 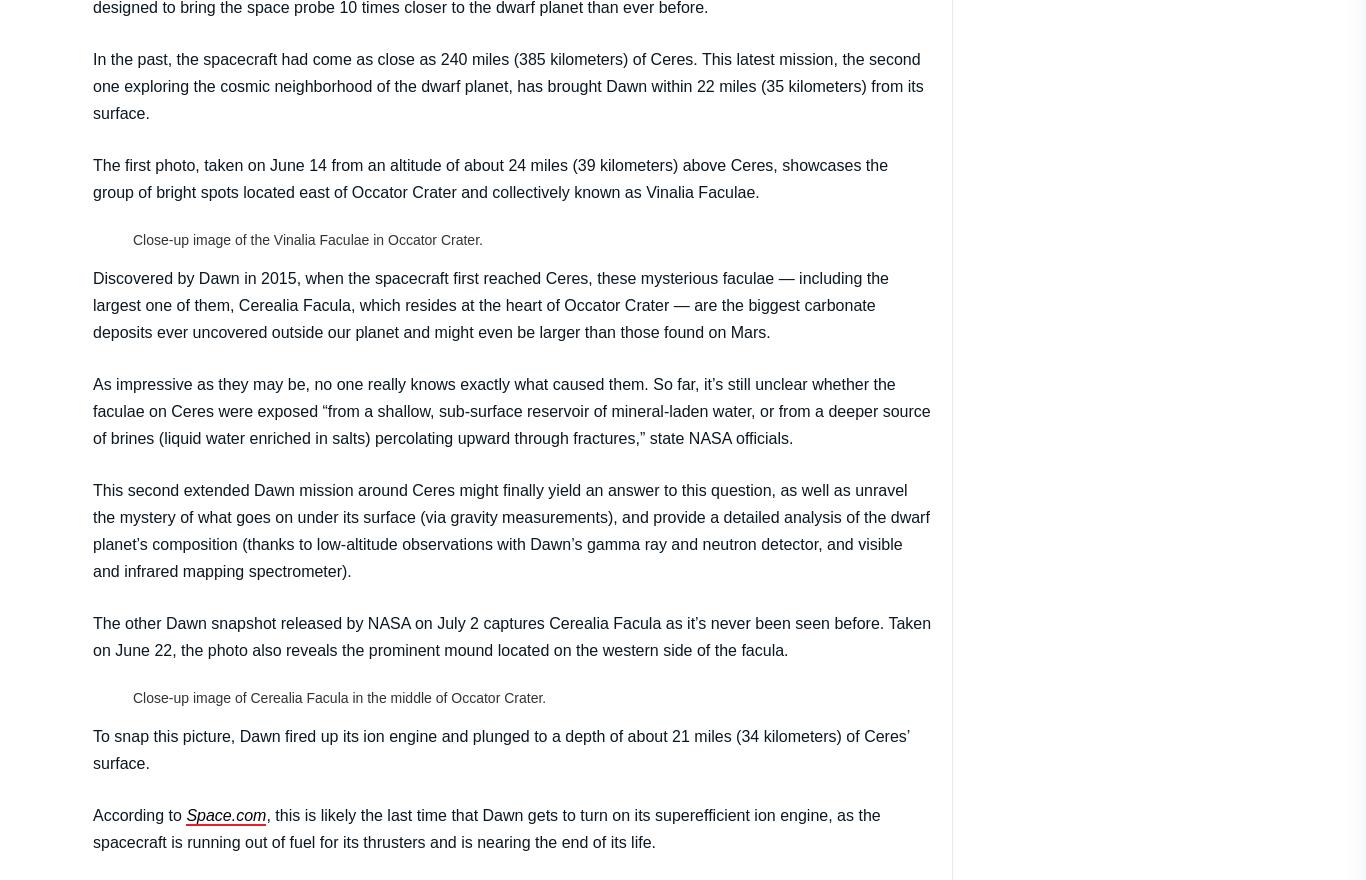 I want to click on 'Close-up image of Cerealia Facula in the middle of Occator Crater.', so click(x=339, y=695).